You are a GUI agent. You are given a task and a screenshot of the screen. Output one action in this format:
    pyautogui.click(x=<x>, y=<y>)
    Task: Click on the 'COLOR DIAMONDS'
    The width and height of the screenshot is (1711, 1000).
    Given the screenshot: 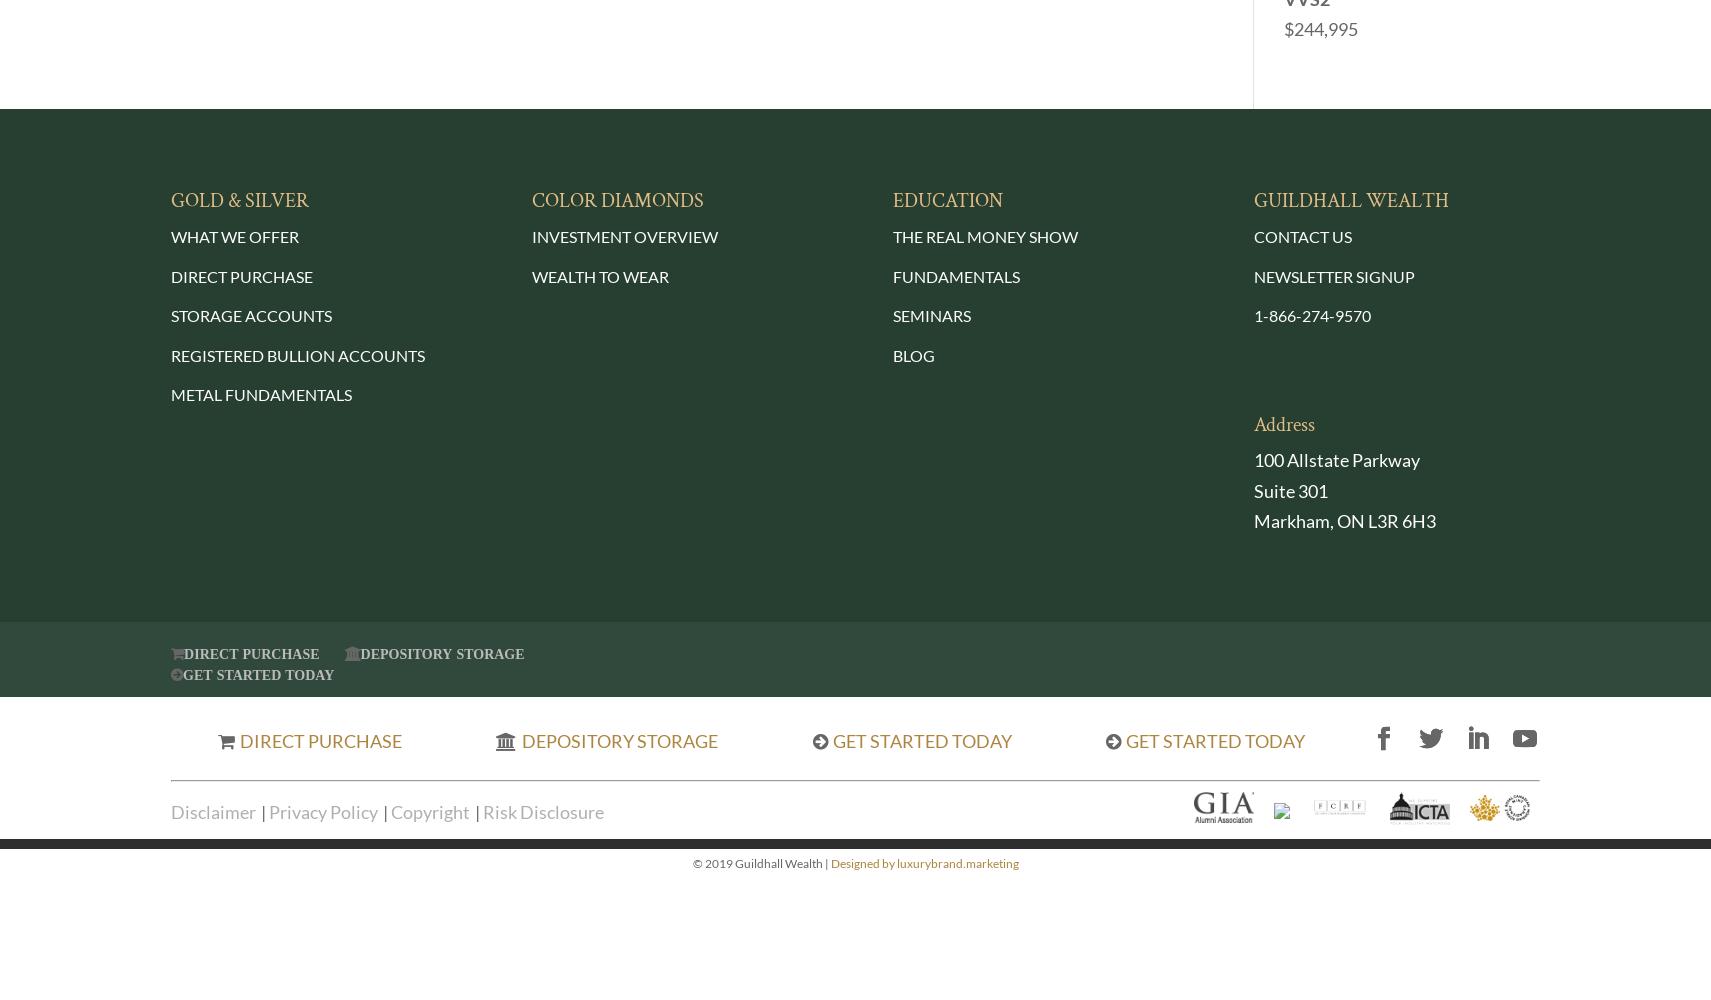 What is the action you would take?
    pyautogui.click(x=617, y=199)
    